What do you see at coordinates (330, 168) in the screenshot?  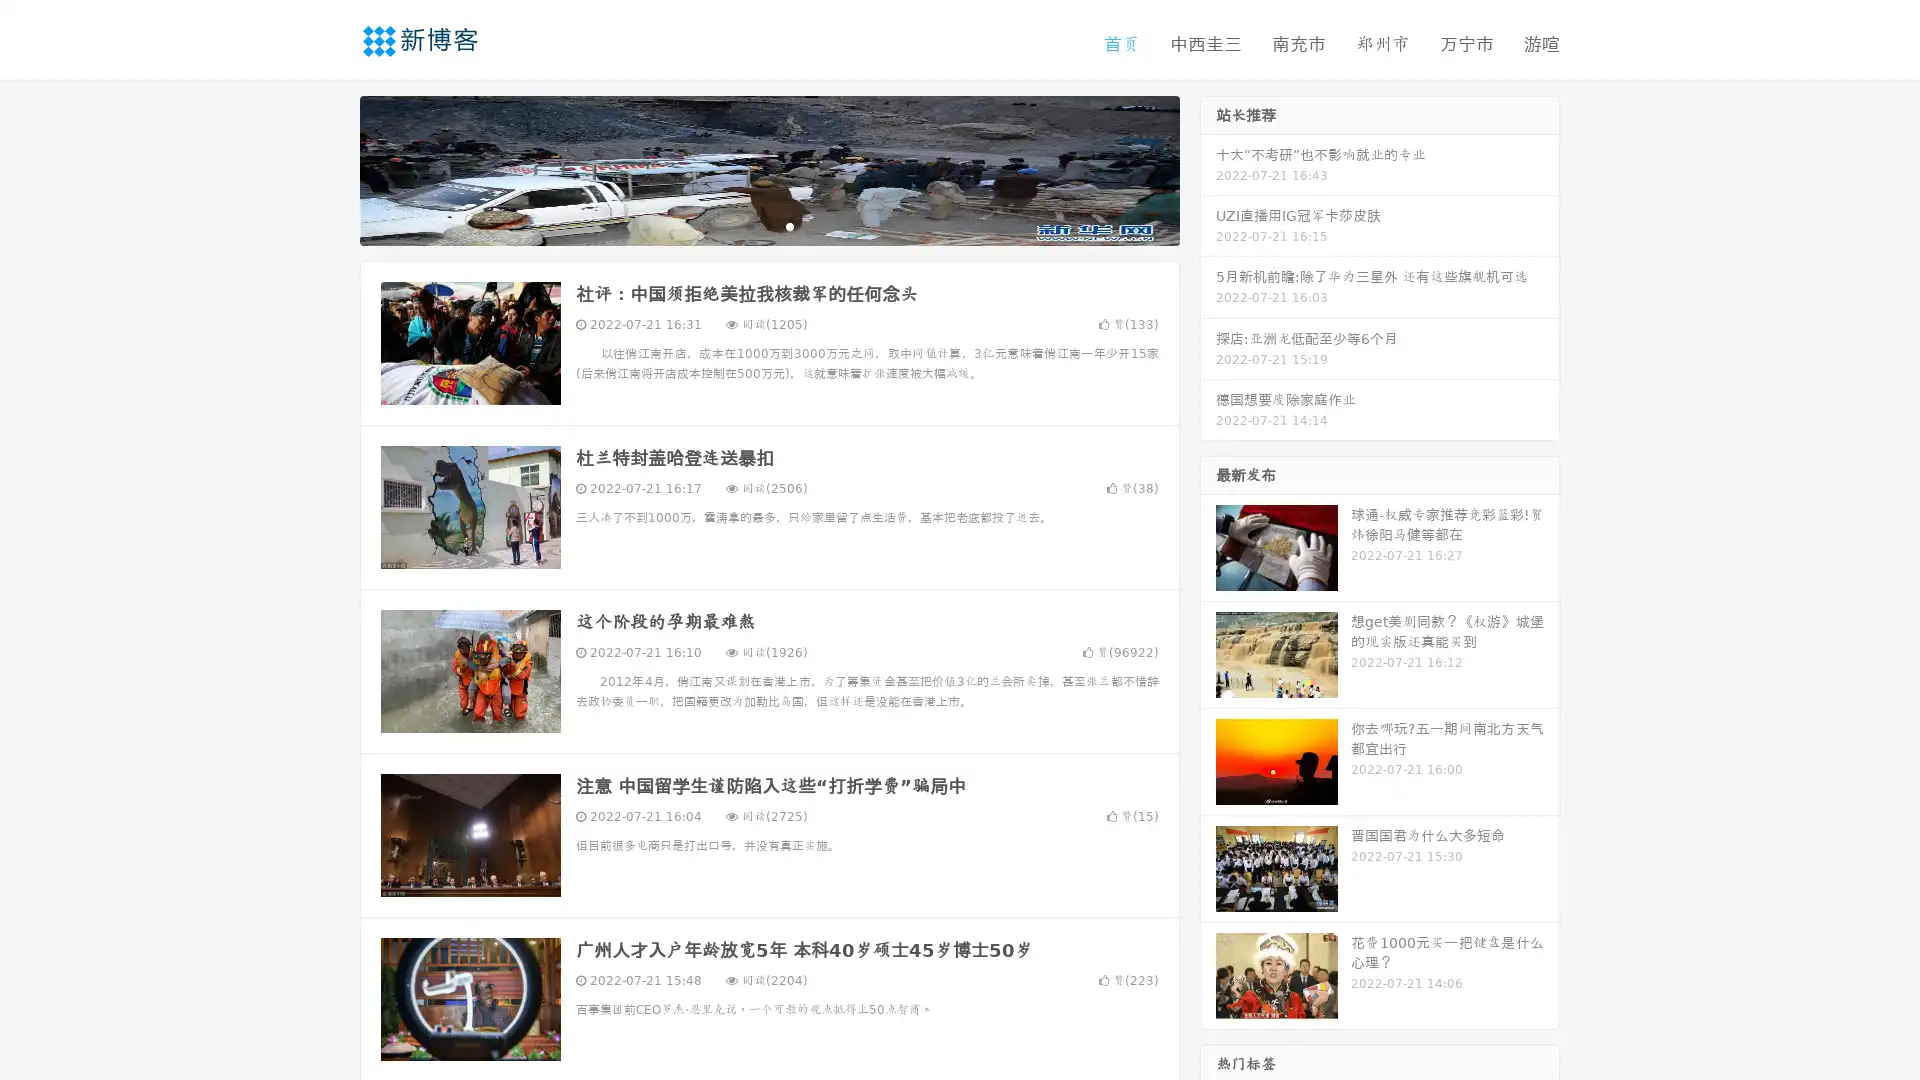 I see `Previous slide` at bounding box center [330, 168].